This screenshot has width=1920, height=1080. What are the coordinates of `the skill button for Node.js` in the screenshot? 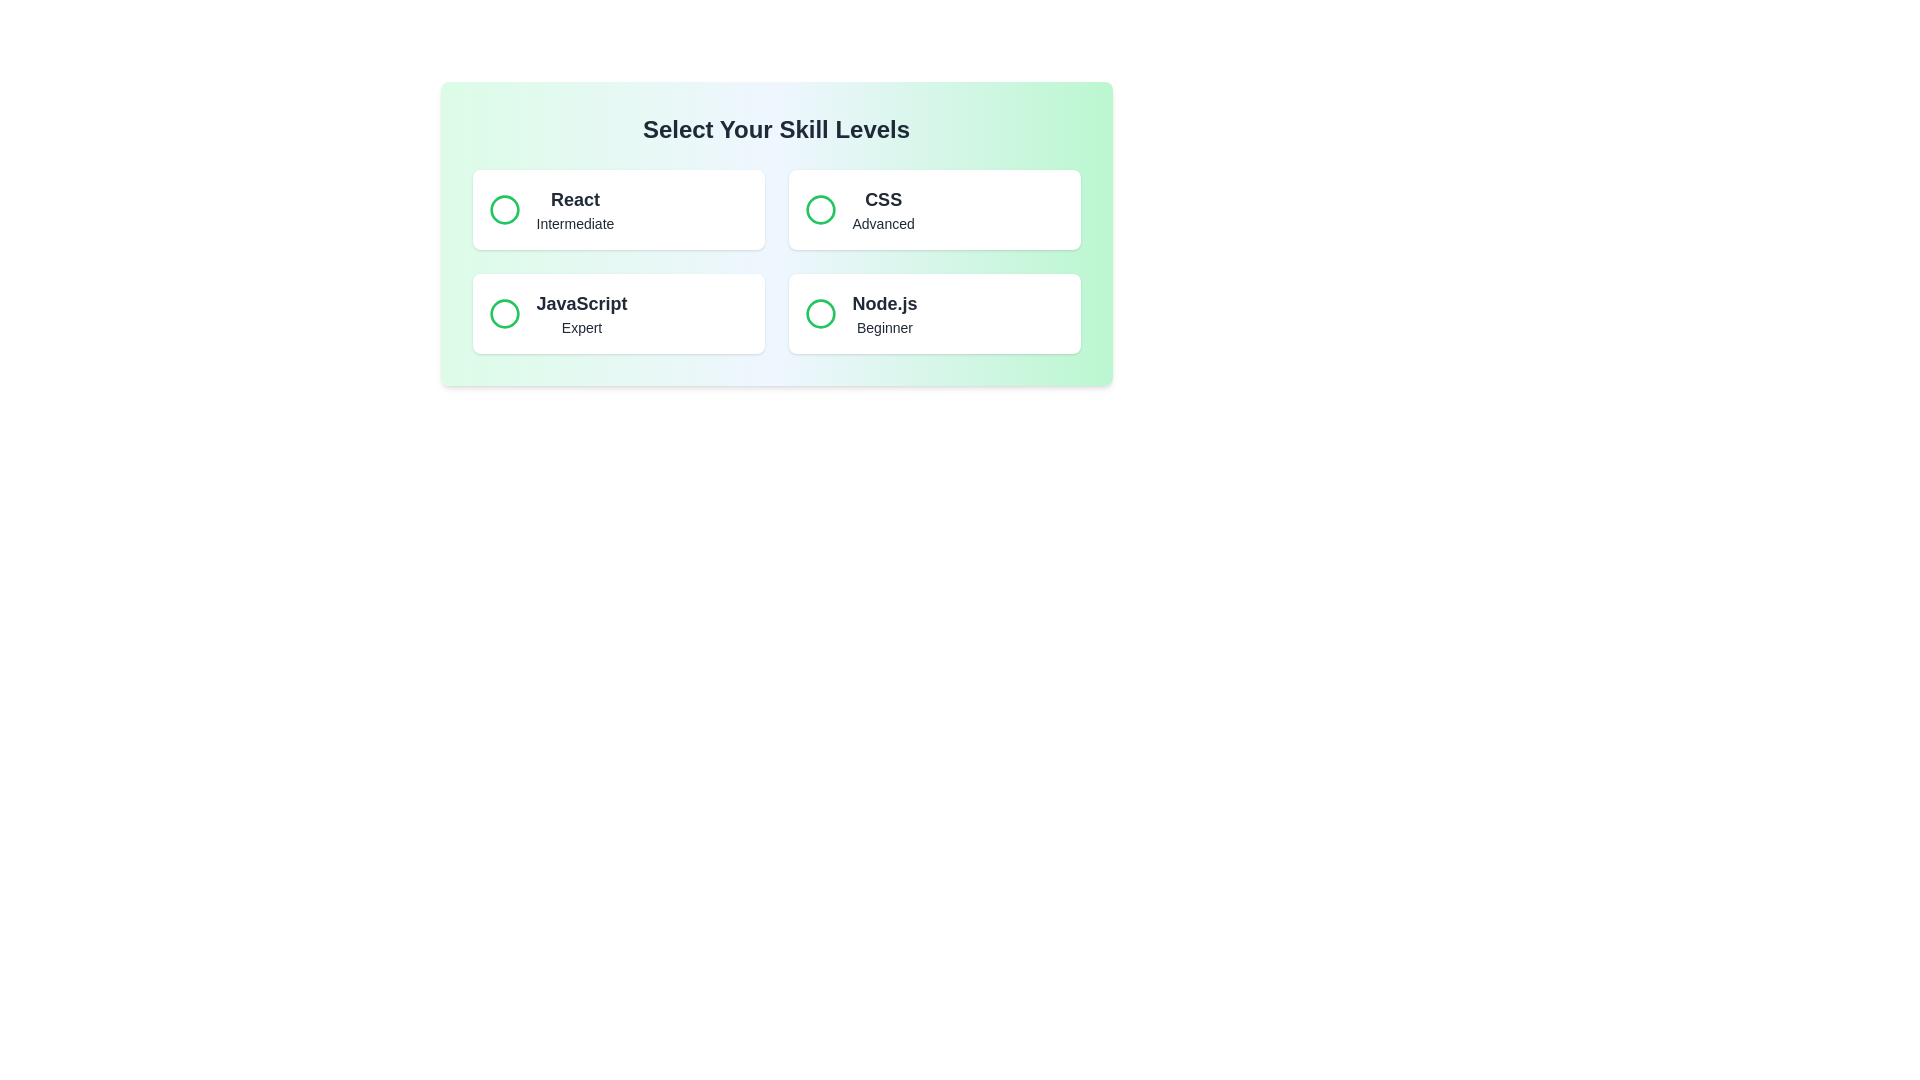 It's located at (933, 313).